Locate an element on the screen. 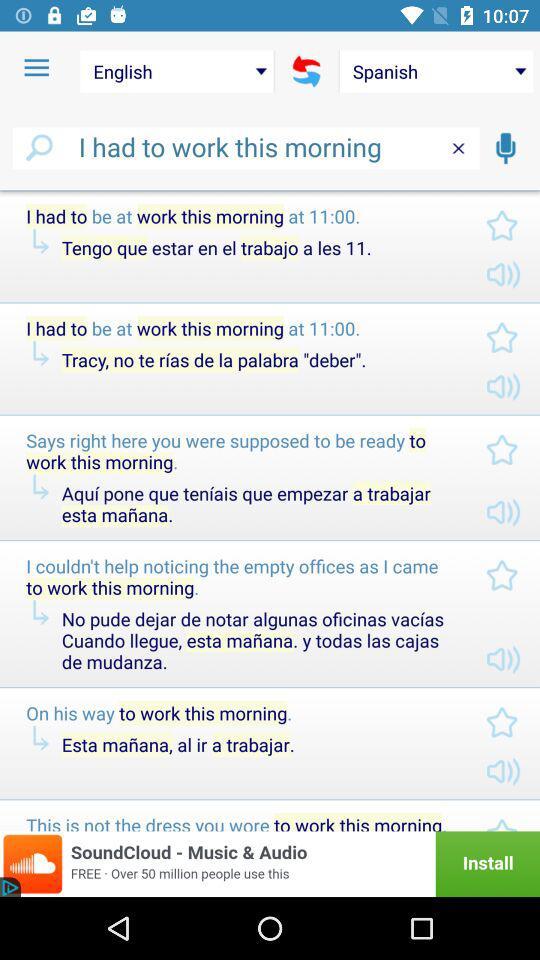 The image size is (540, 960). the icon below says right here icon is located at coordinates (257, 503).